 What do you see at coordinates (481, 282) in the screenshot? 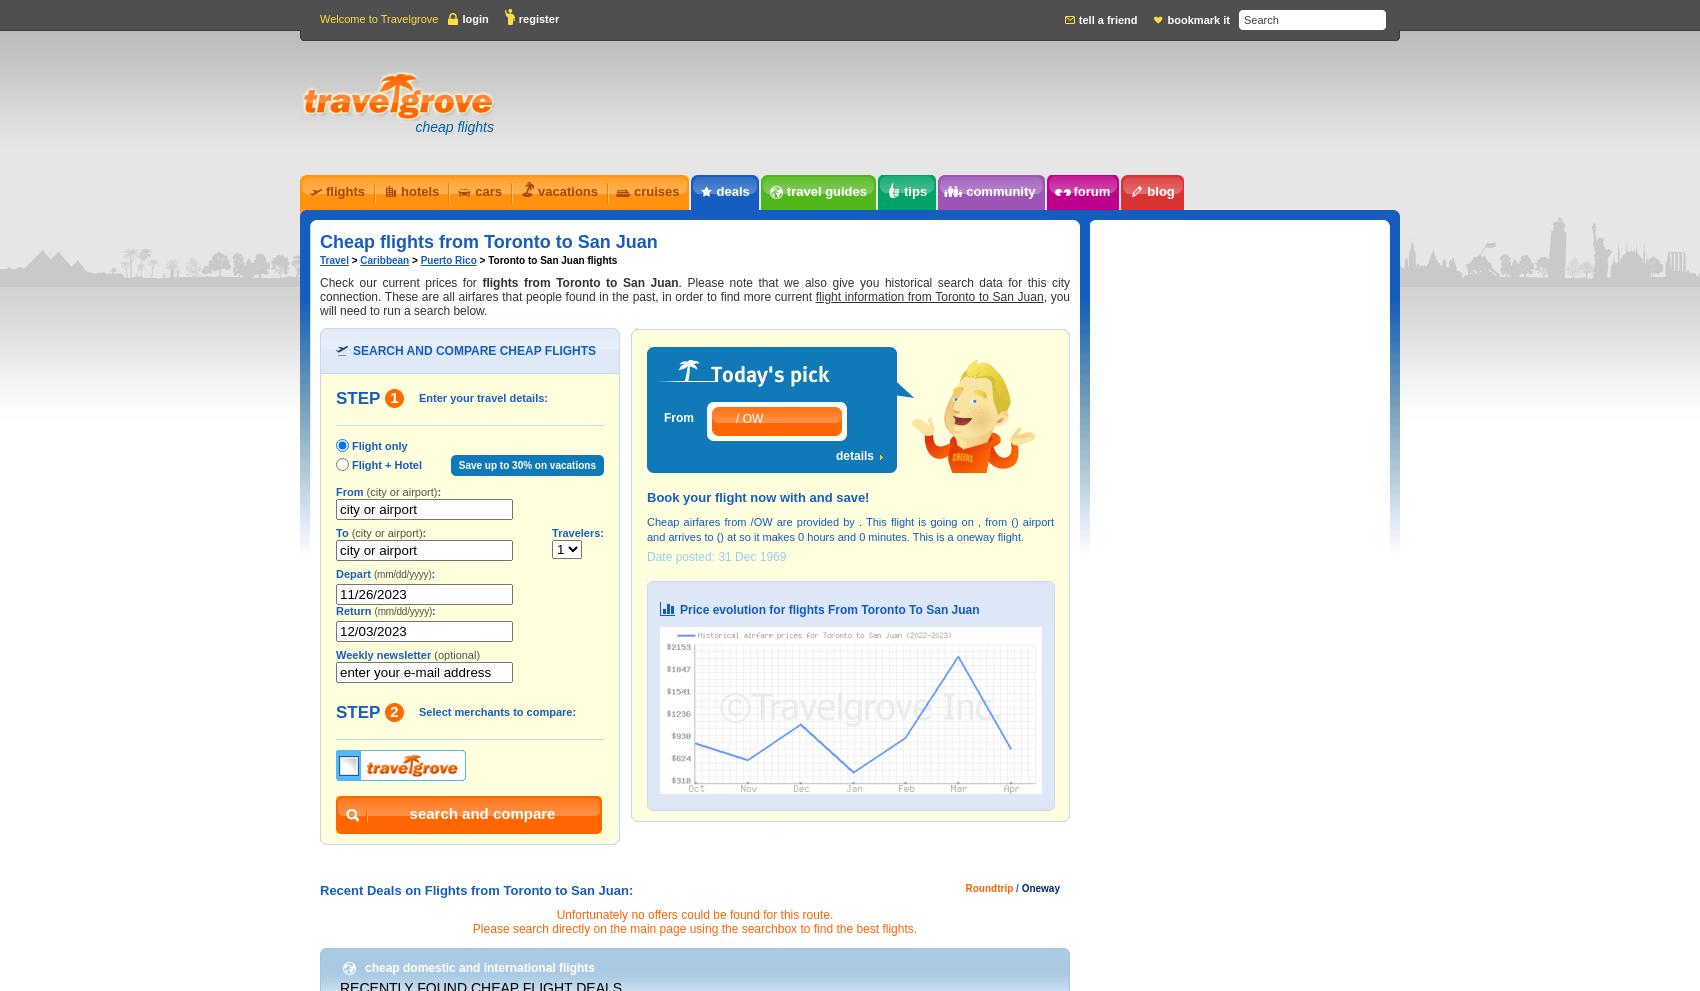
I see `'flights from Toronto to San Juan'` at bounding box center [481, 282].